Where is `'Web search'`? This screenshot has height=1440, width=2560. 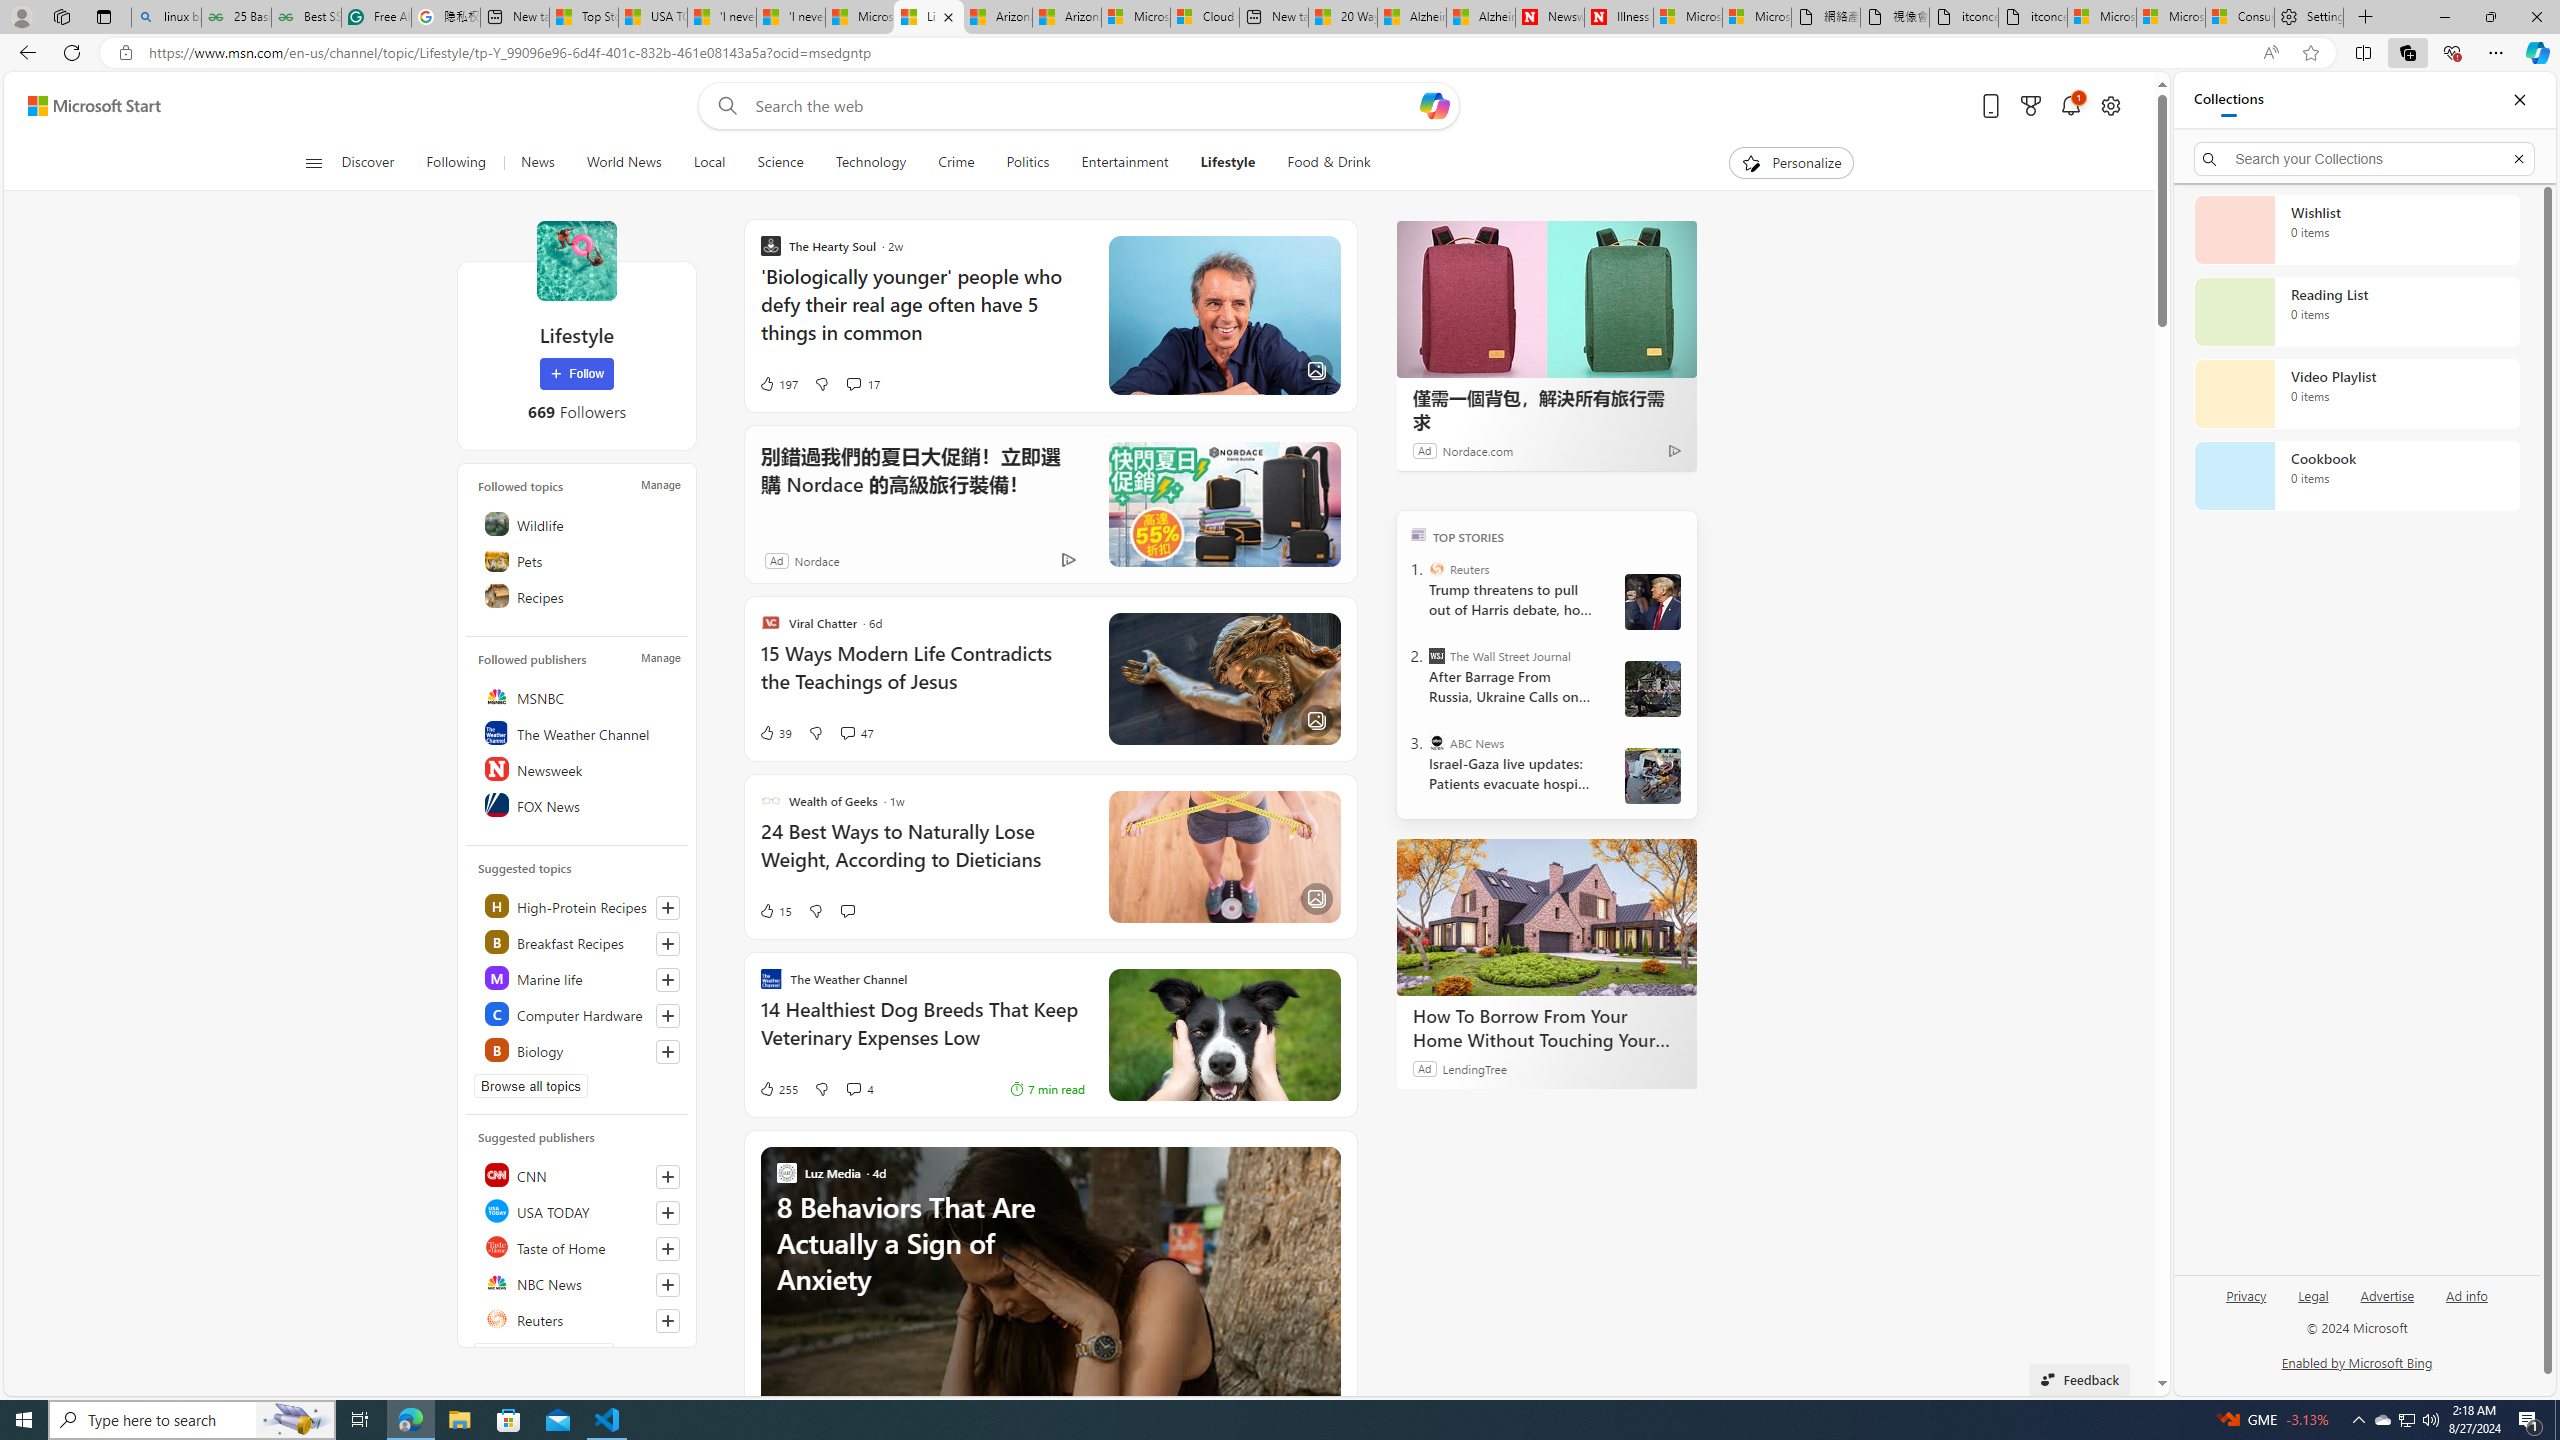
'Web search' is located at coordinates (723, 106).